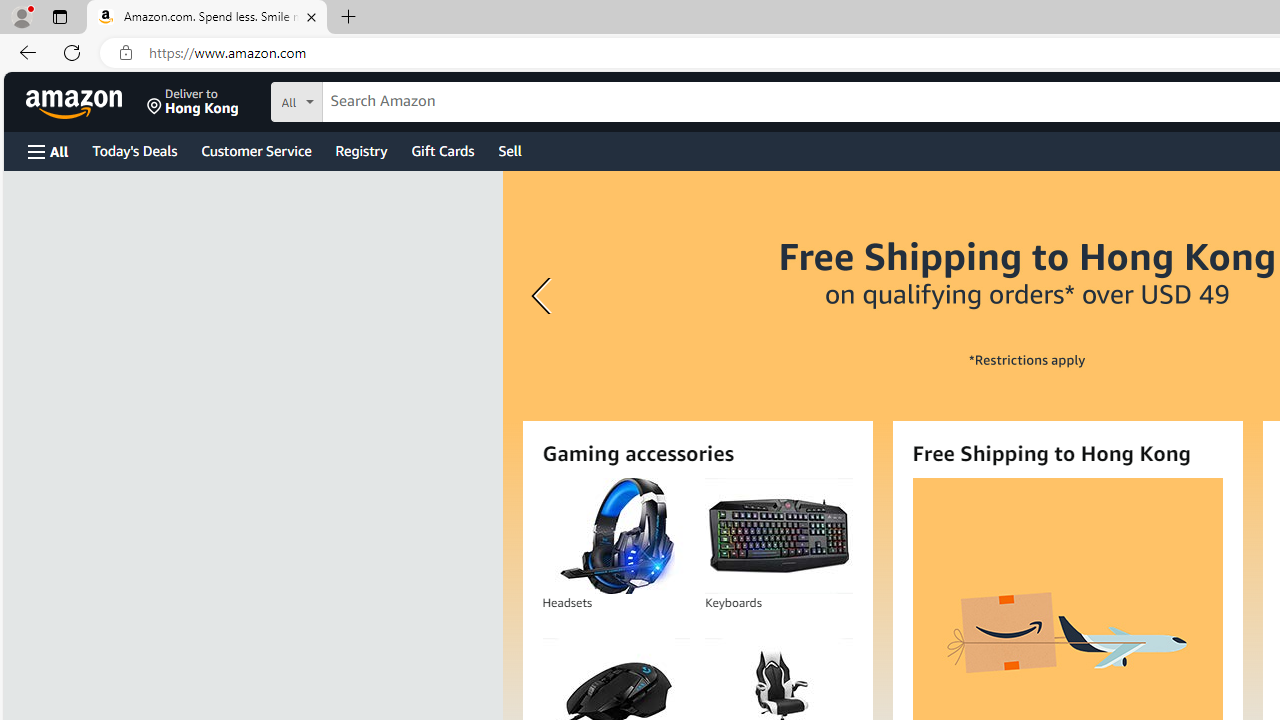 The image size is (1280, 720). I want to click on 'Search in', so click(371, 99).